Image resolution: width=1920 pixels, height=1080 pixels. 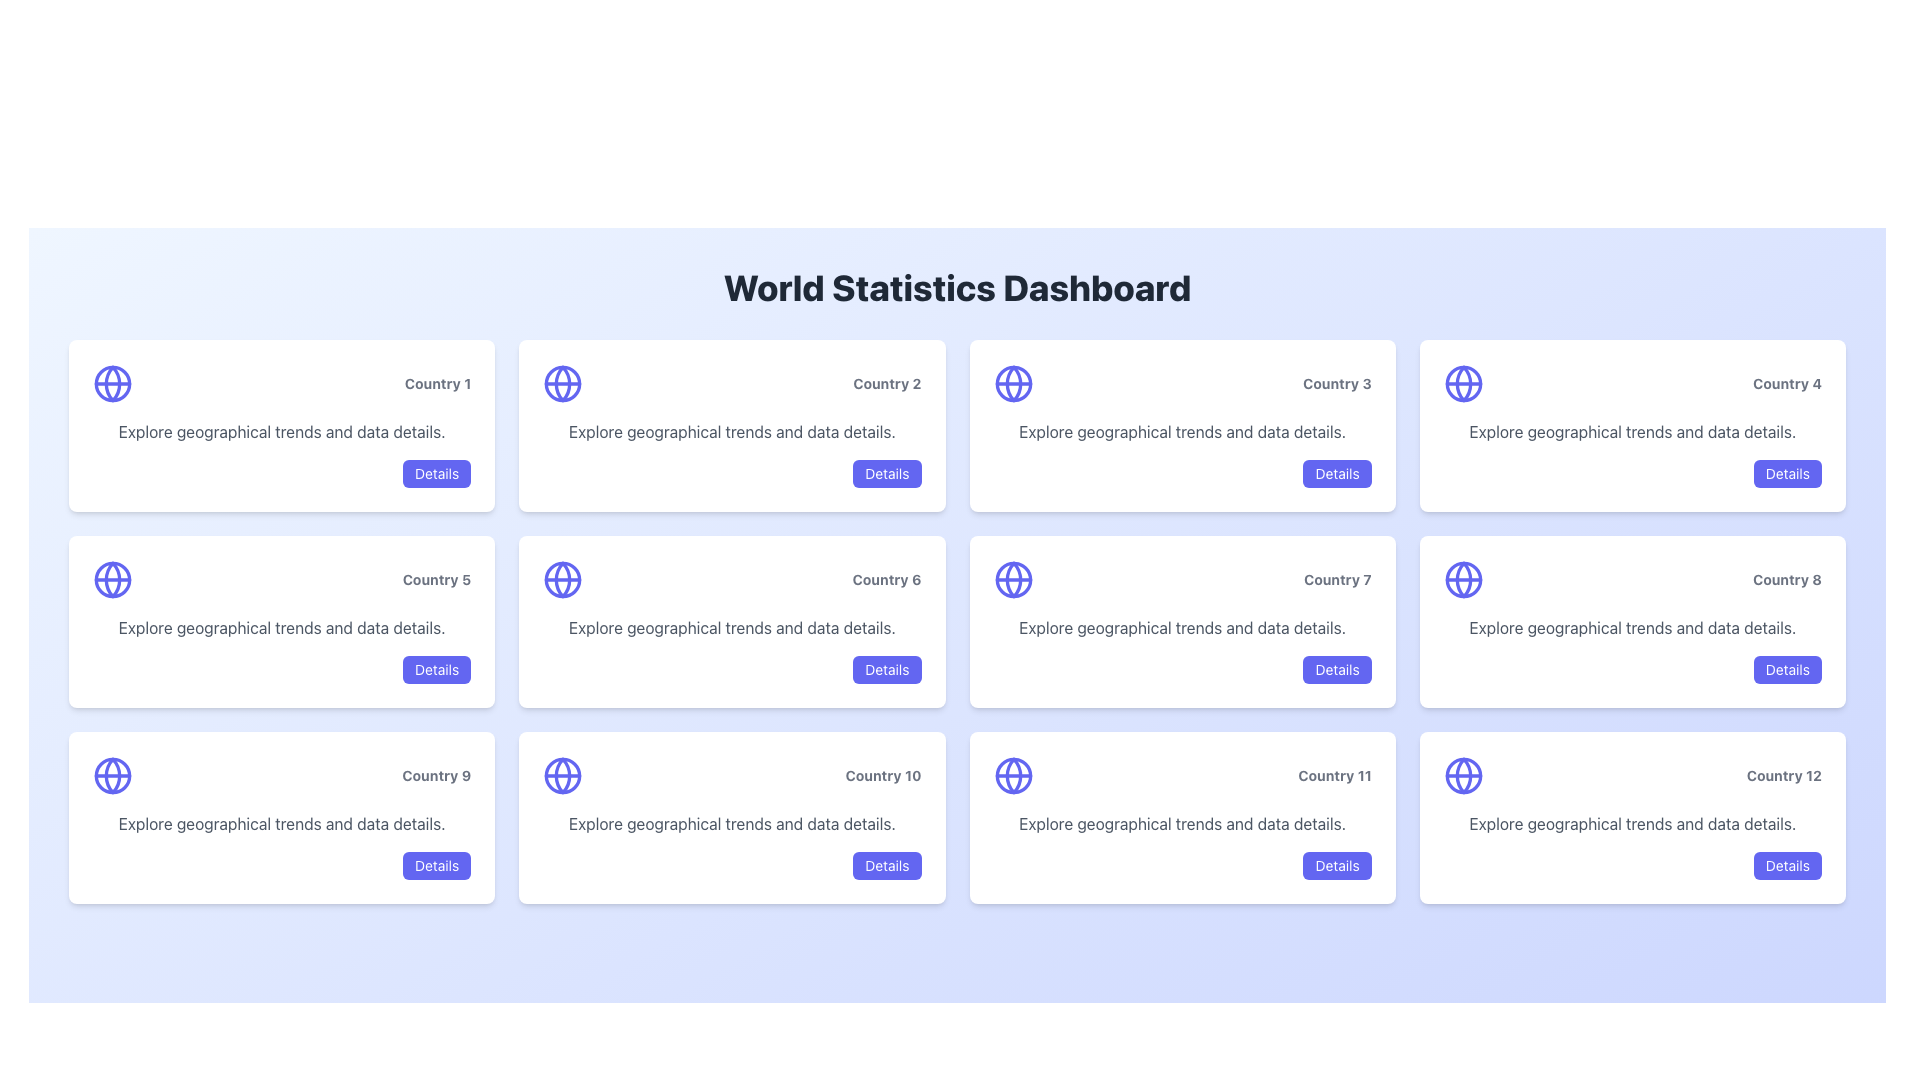 I want to click on the 'Details' button located at the bottom-right corner of the 'Country 7' card in the dashboard, so click(x=1337, y=670).